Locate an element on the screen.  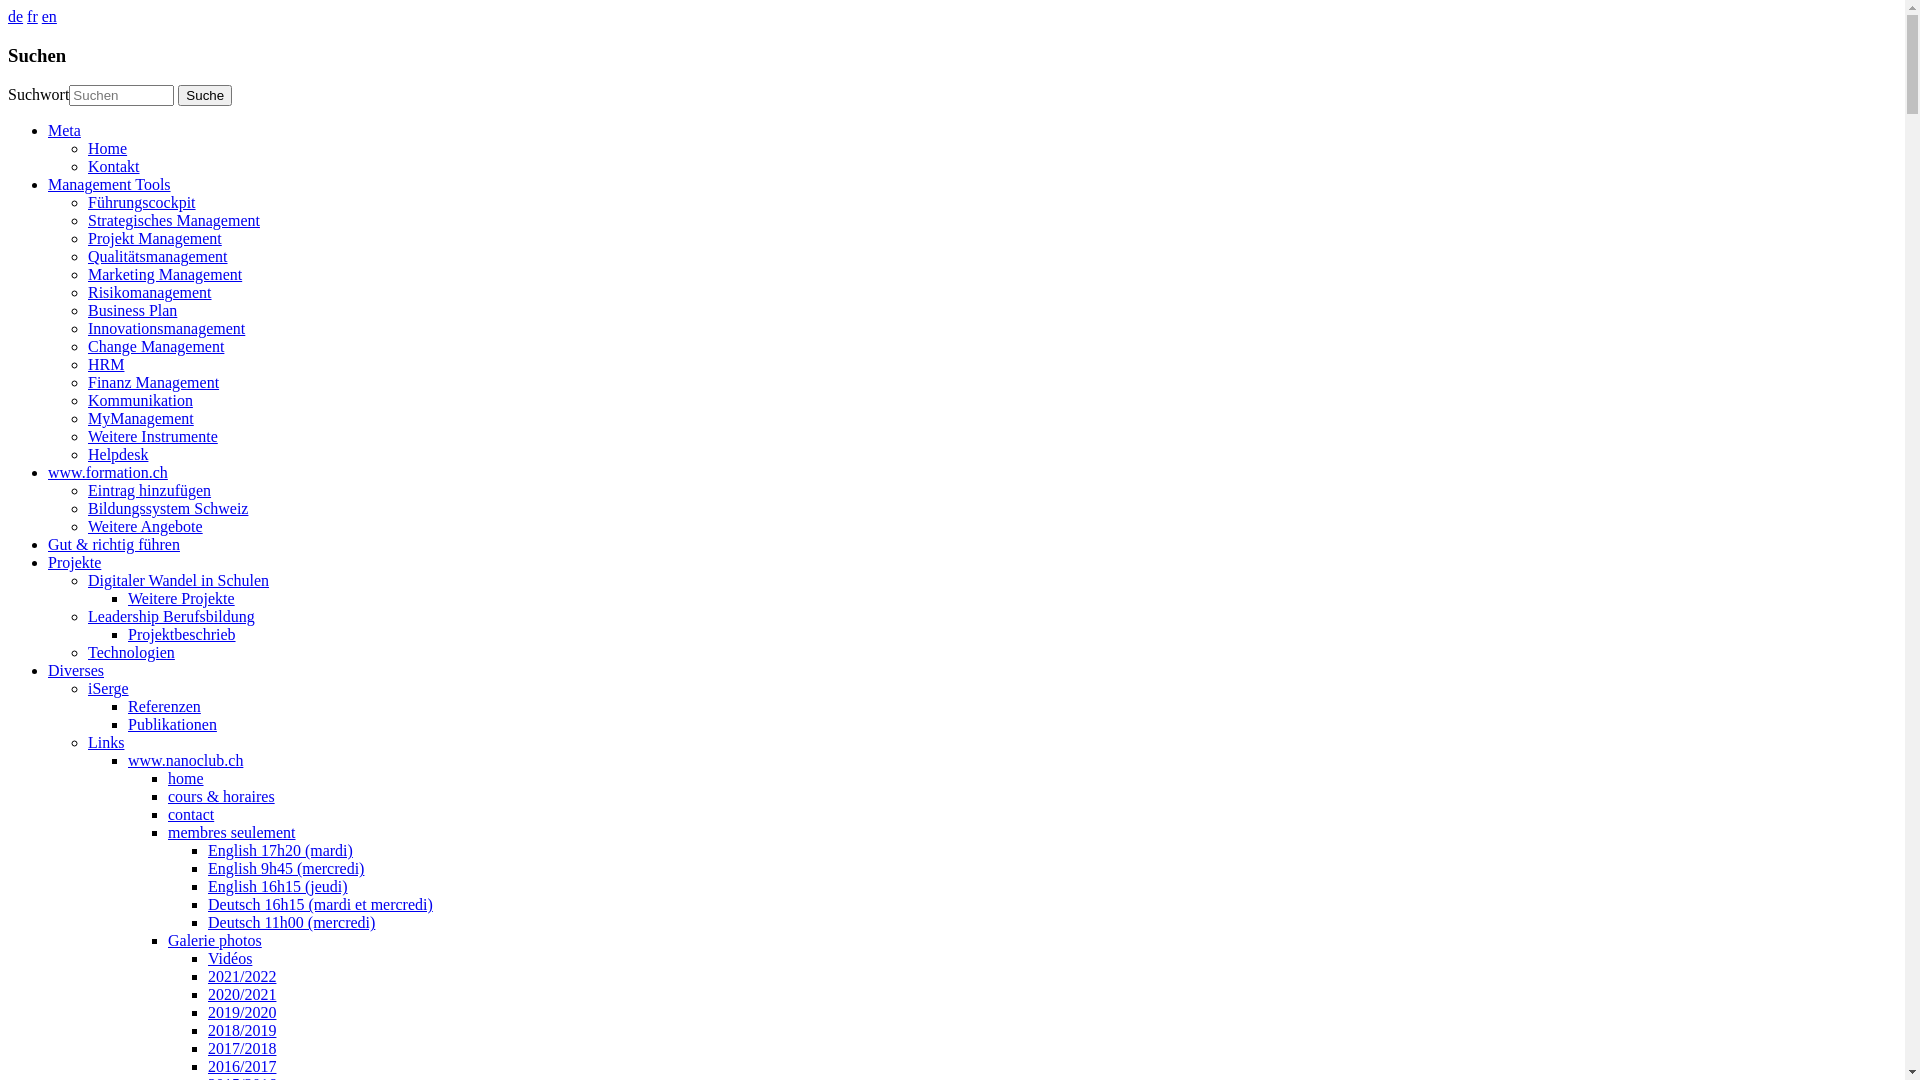
'HRM' is located at coordinates (86, 364).